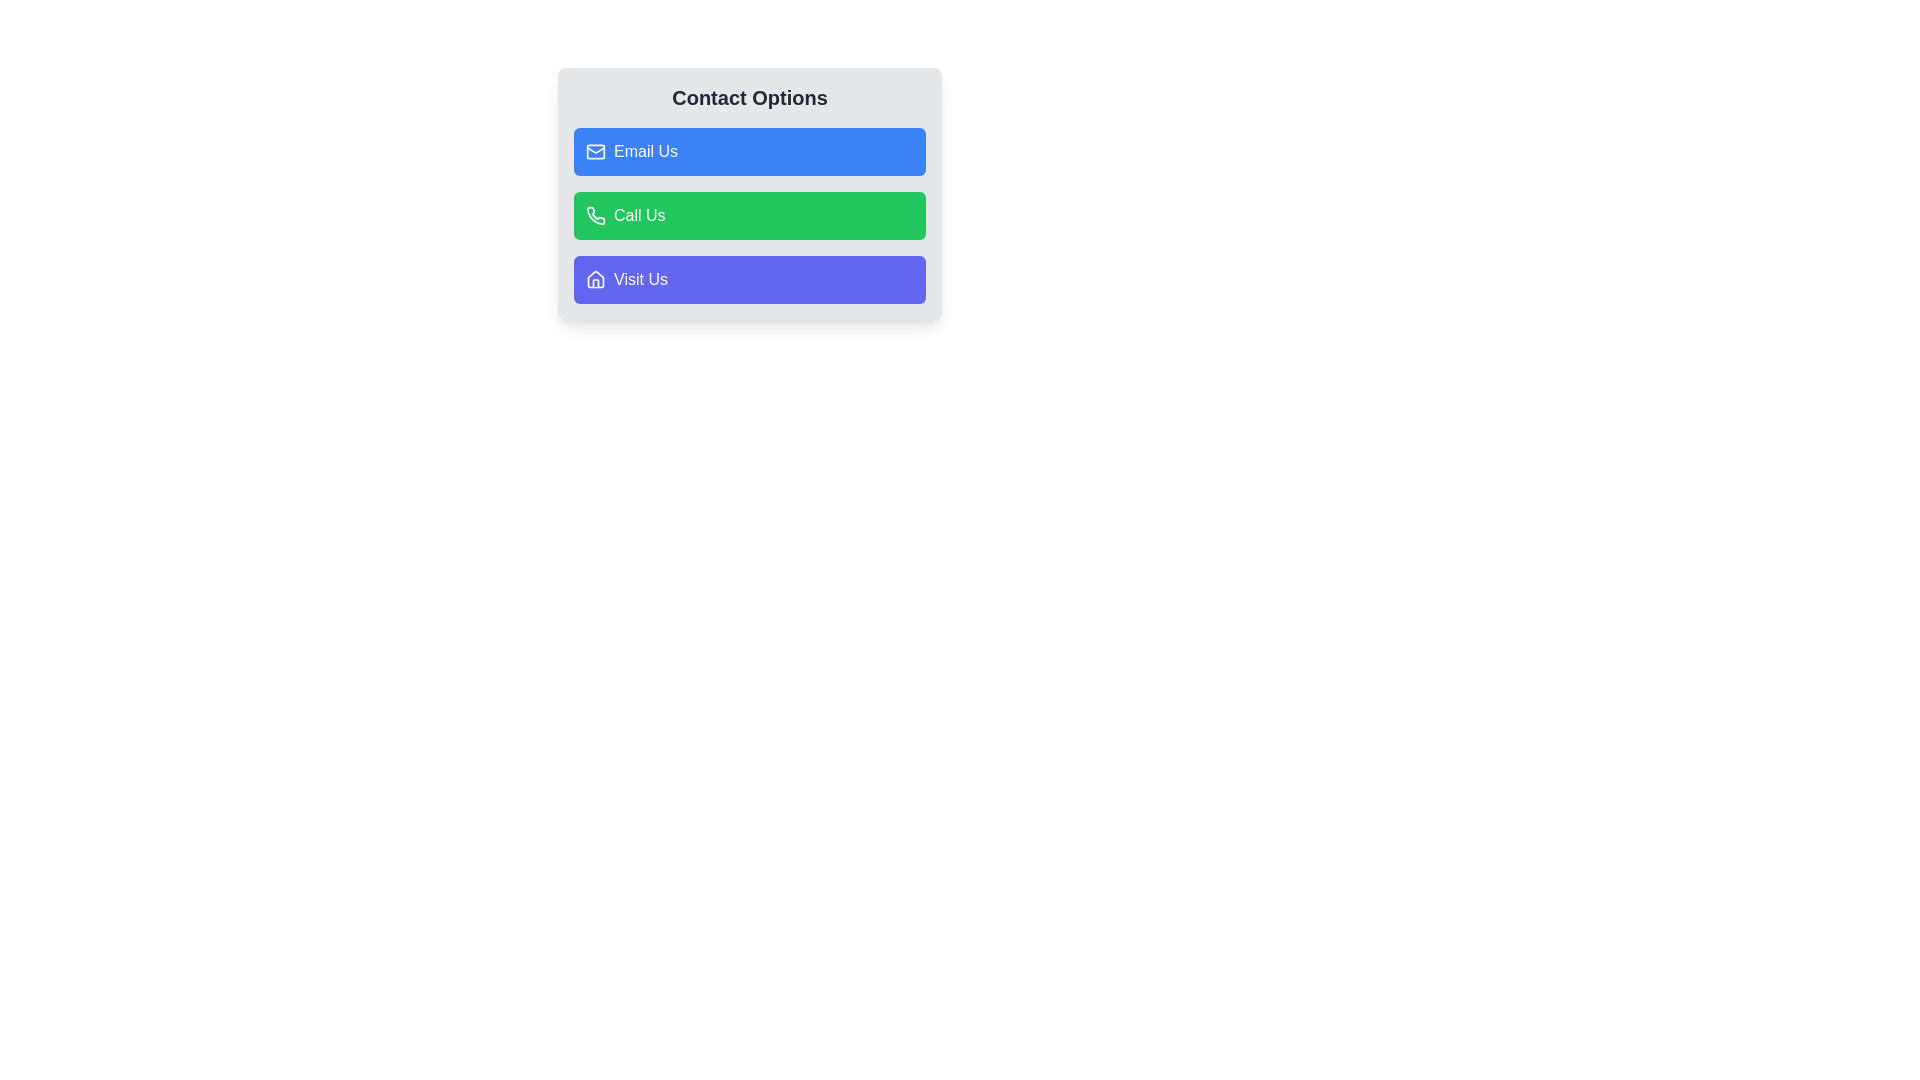  I want to click on the button labeled with text that redirects users to a location or contact page, positioned as the third option under 'Contact Options', so click(640, 280).